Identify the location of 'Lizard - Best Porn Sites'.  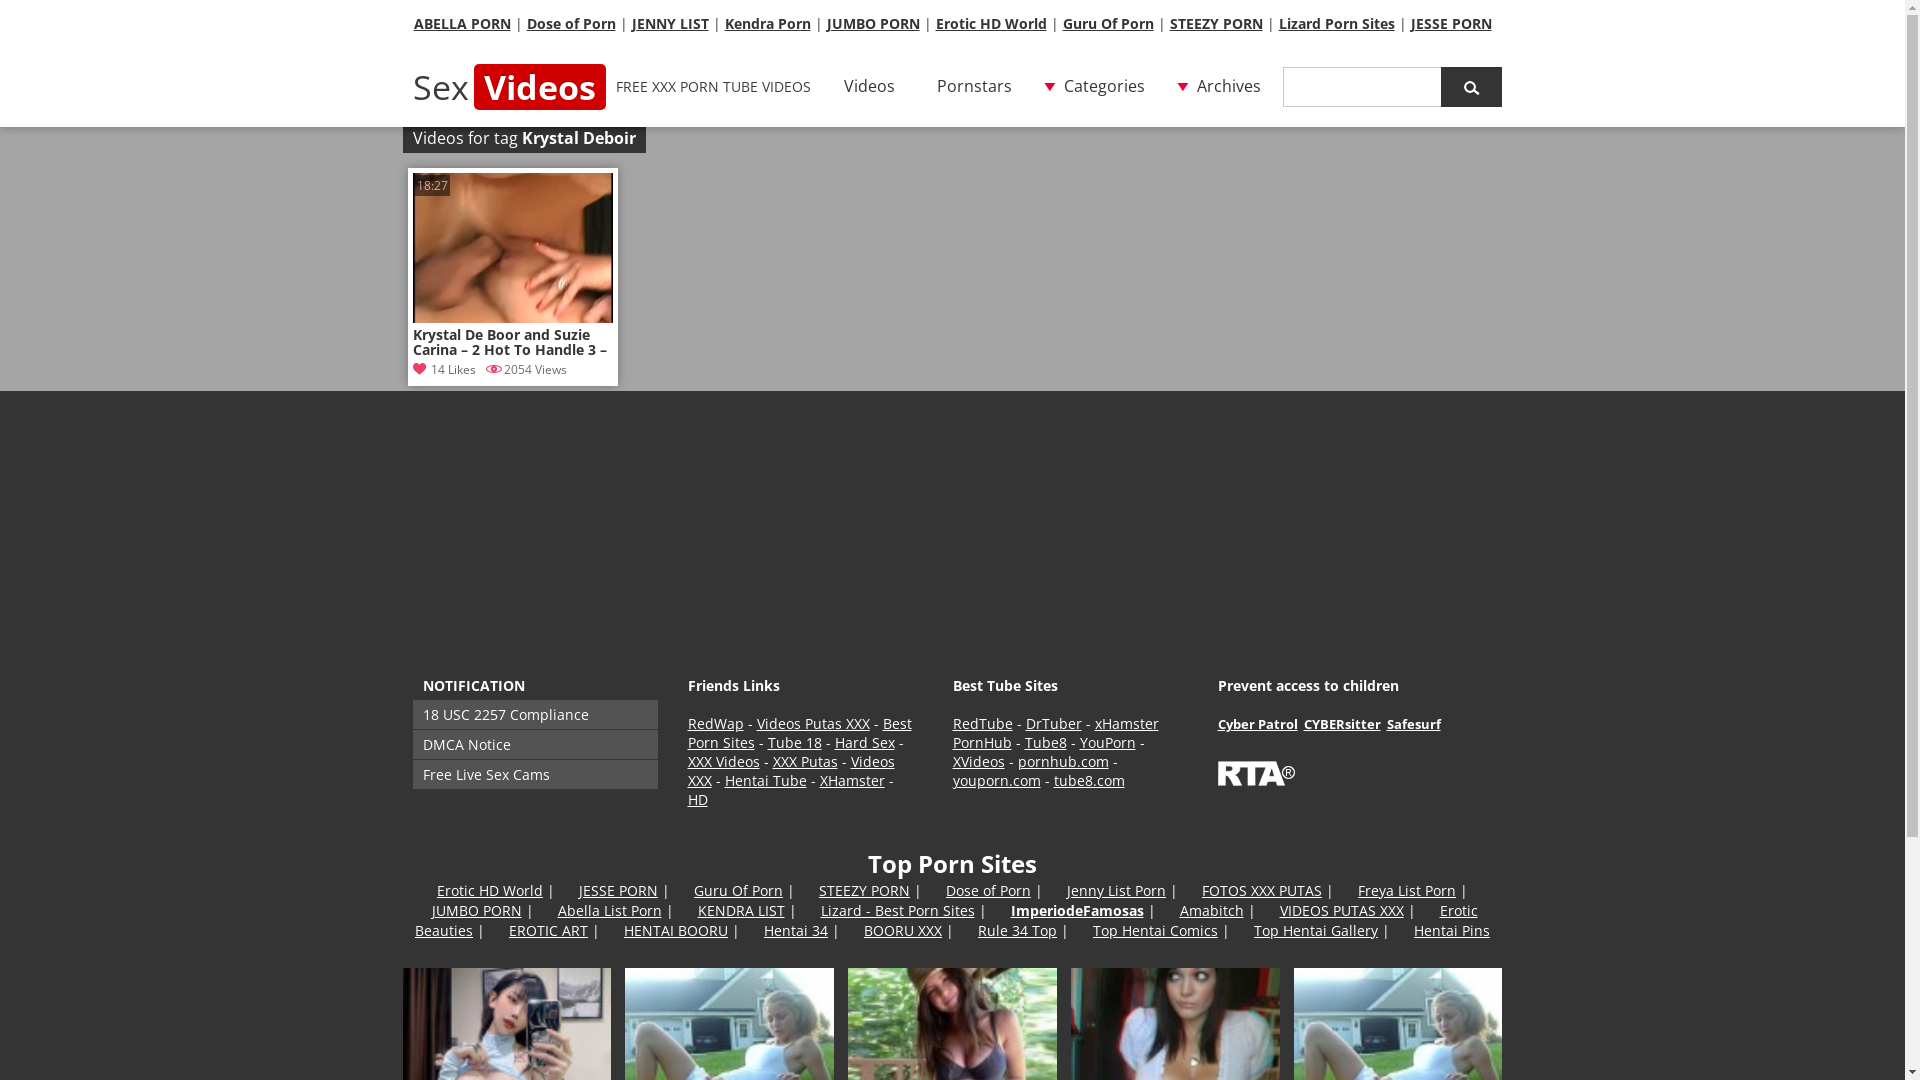
(896, 910).